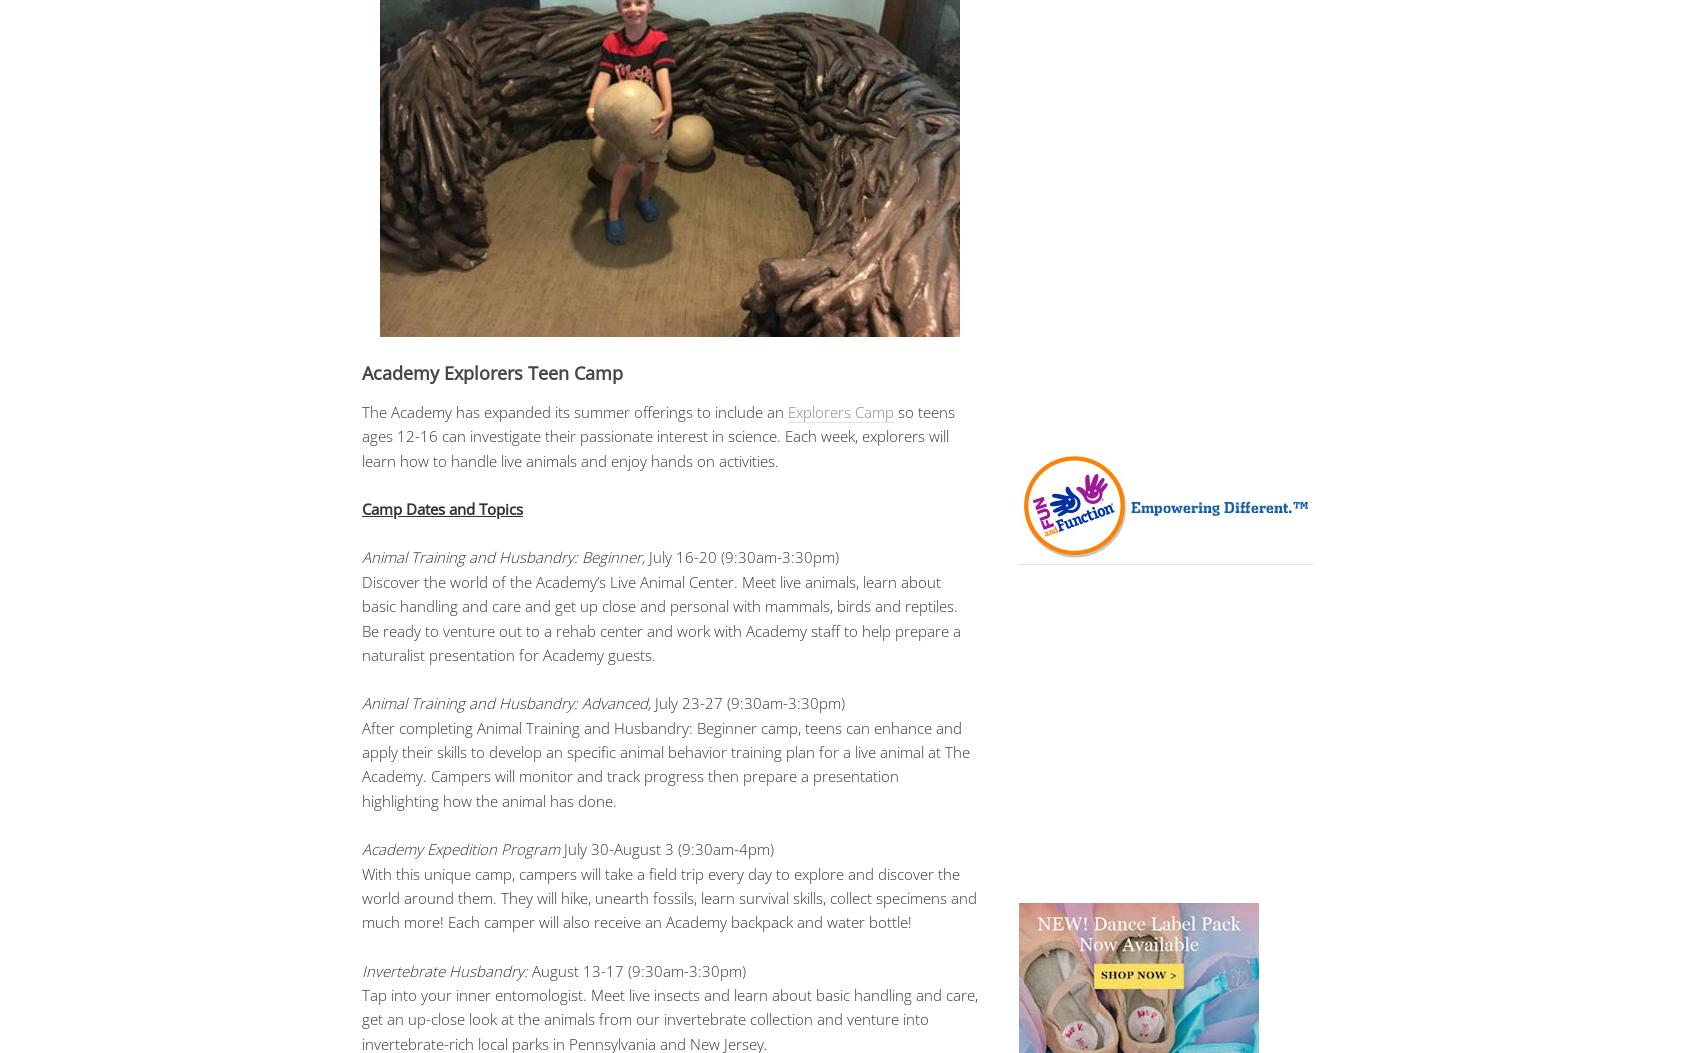 This screenshot has height=1053, width=1704. Describe the element at coordinates (574, 410) in the screenshot. I see `'The Academy has expanded its summer offerings to include an'` at that location.